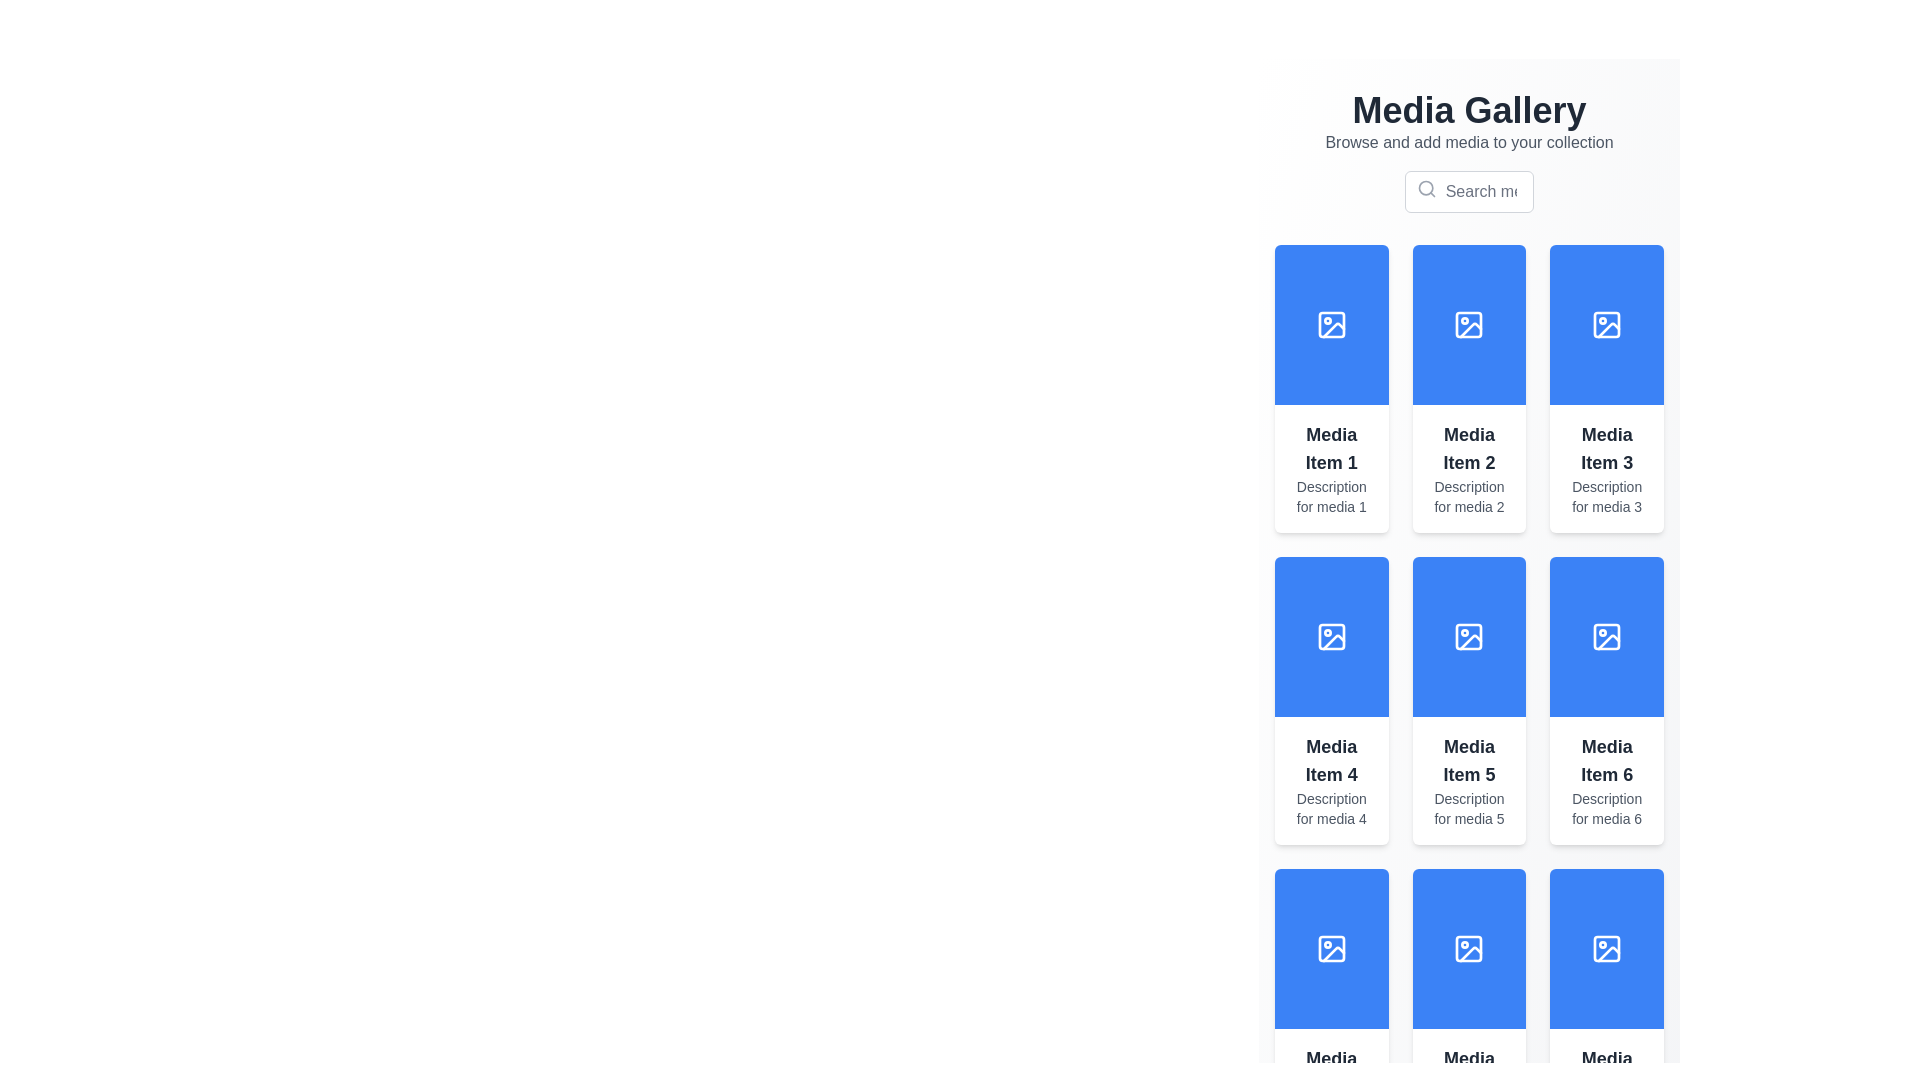 Image resolution: width=1920 pixels, height=1080 pixels. What do you see at coordinates (1607, 779) in the screenshot?
I see `the Informational card displaying a media item located` at bounding box center [1607, 779].